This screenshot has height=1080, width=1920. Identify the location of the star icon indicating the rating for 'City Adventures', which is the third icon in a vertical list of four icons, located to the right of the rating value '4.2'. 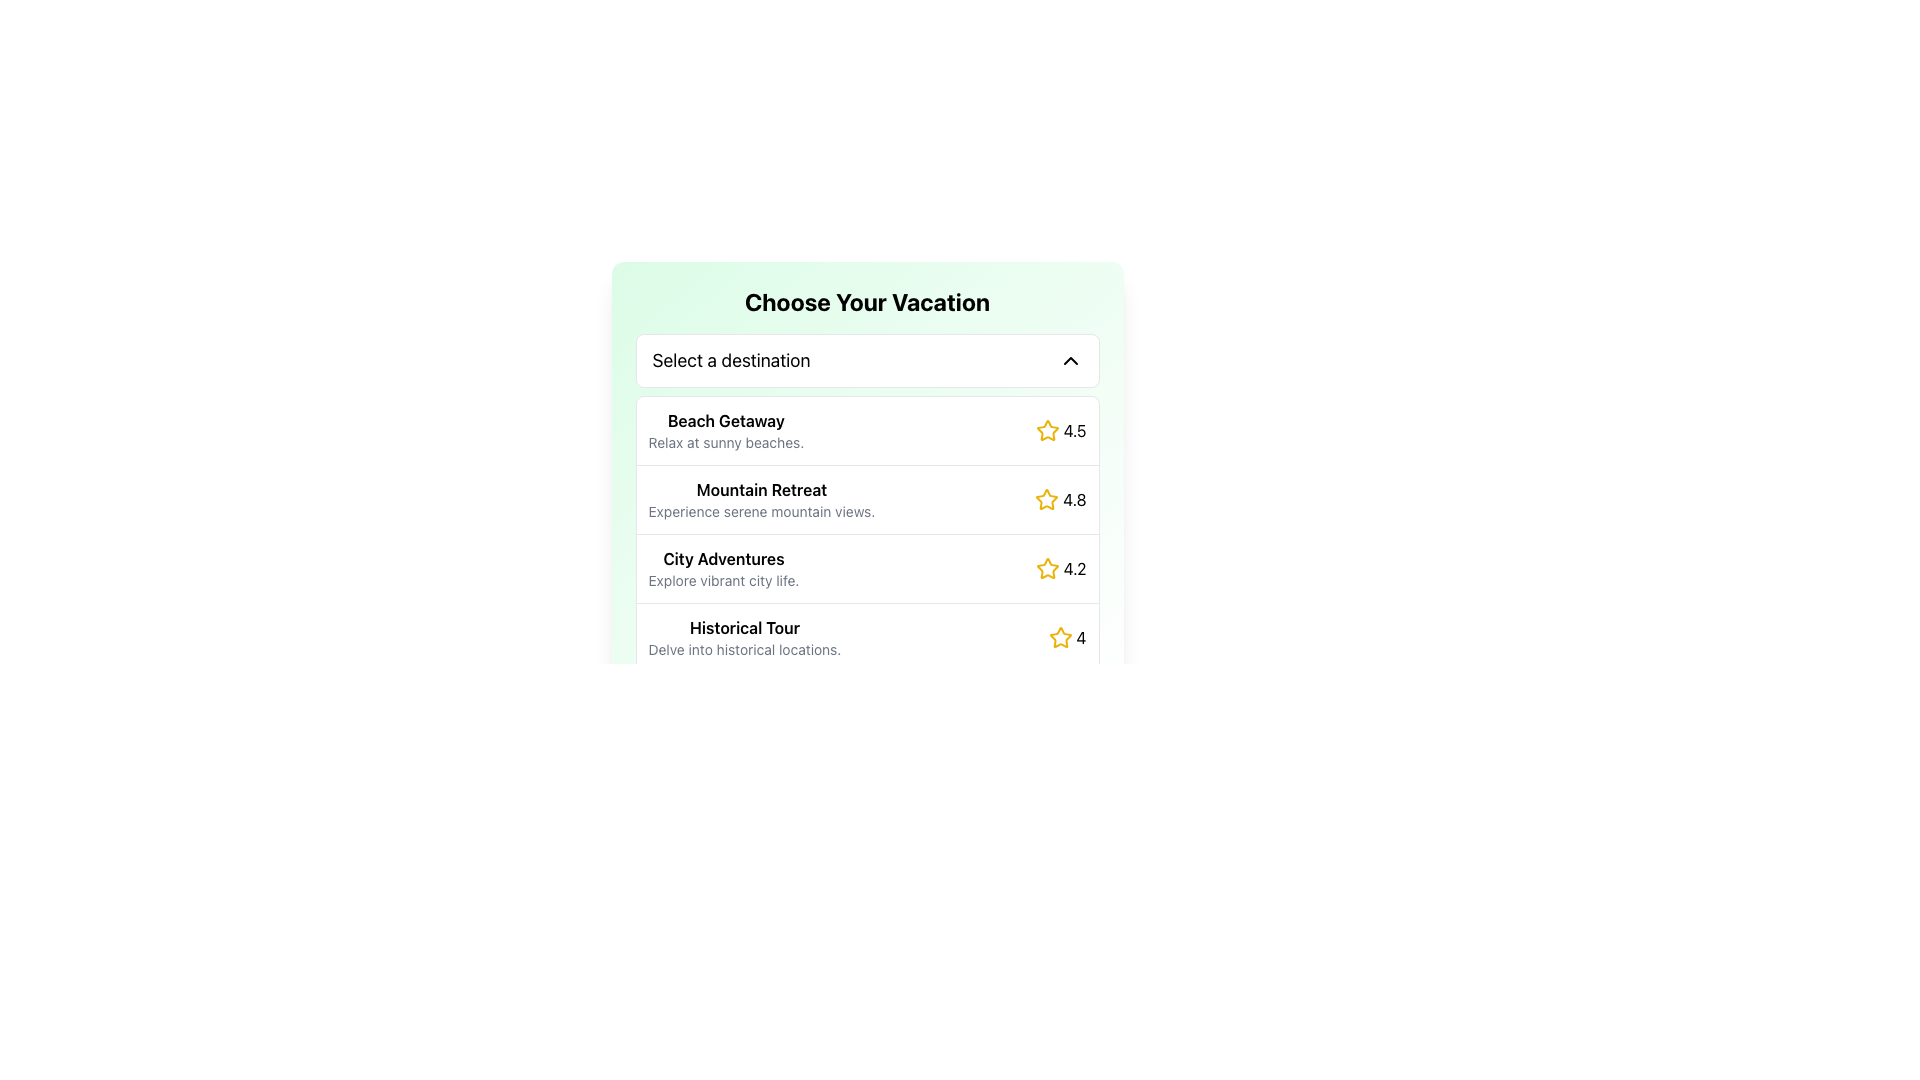
(1059, 637).